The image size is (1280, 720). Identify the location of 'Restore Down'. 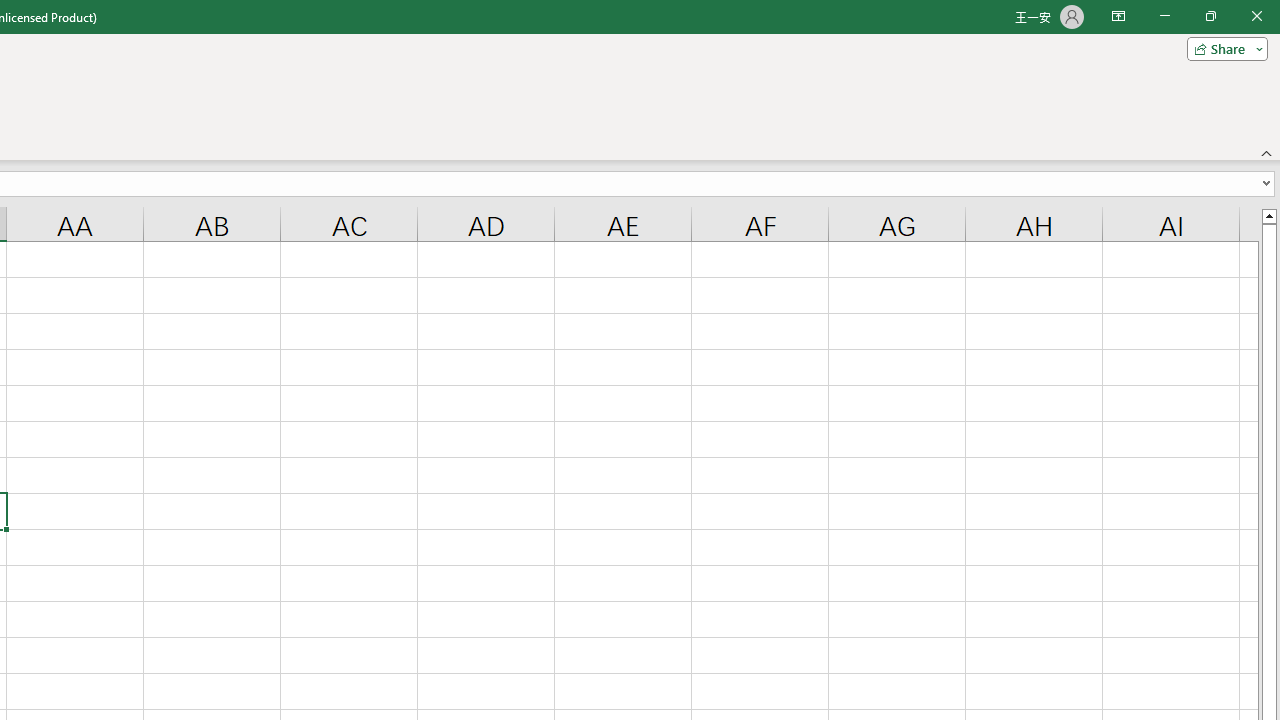
(1209, 16).